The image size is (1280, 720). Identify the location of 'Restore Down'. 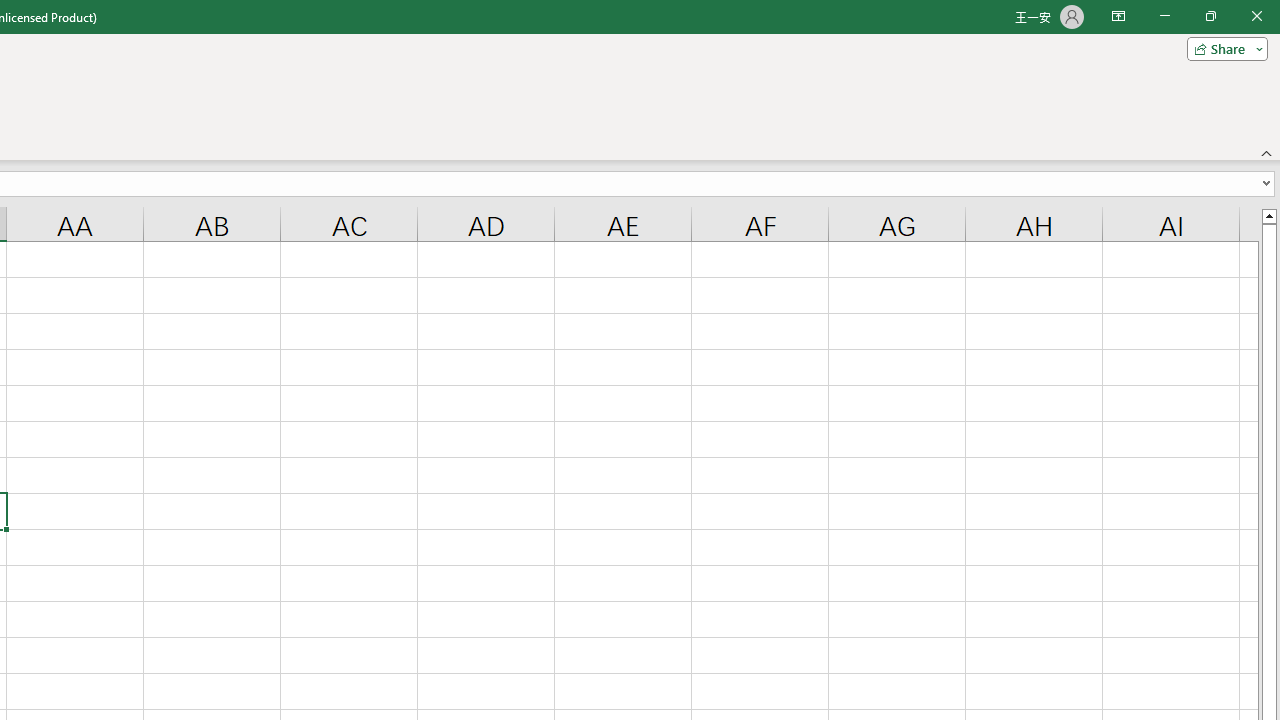
(1209, 16).